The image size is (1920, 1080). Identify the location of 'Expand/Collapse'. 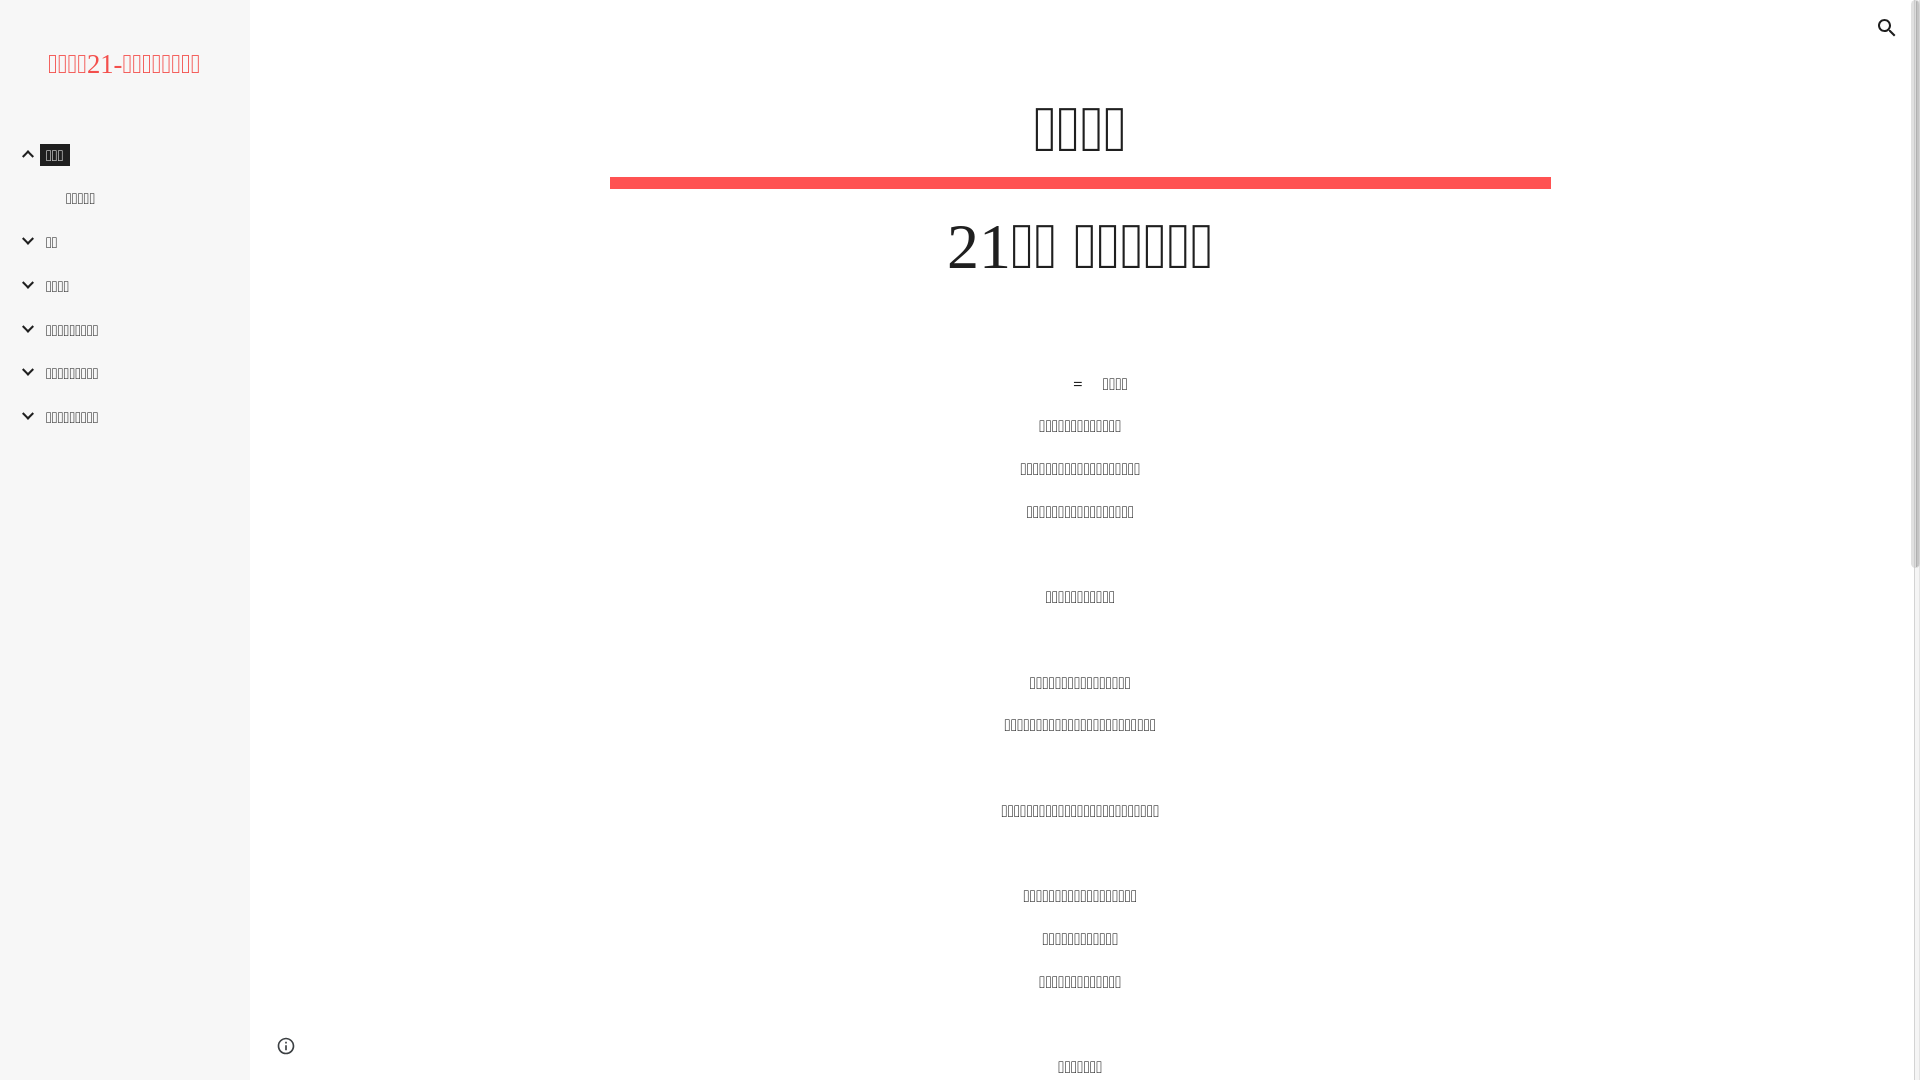
(22, 239).